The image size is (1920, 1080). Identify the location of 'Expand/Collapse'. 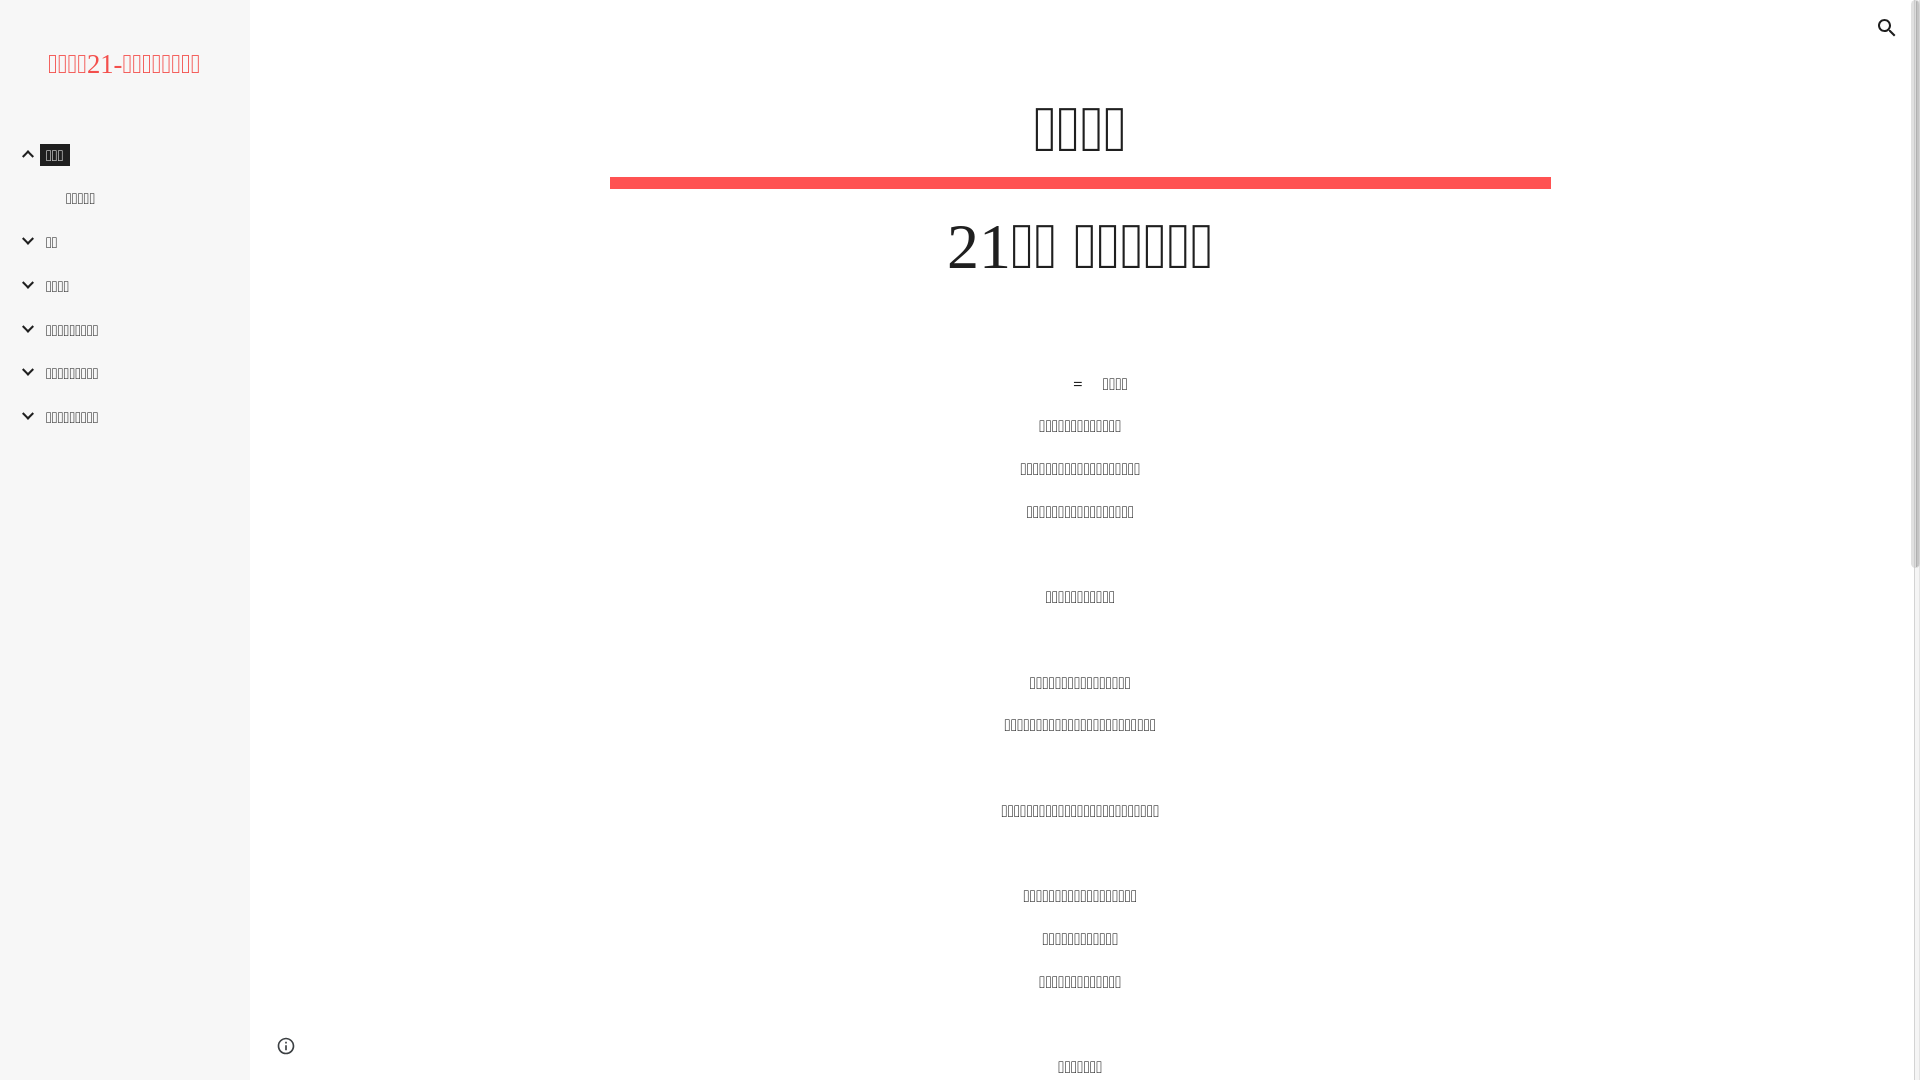
(22, 239).